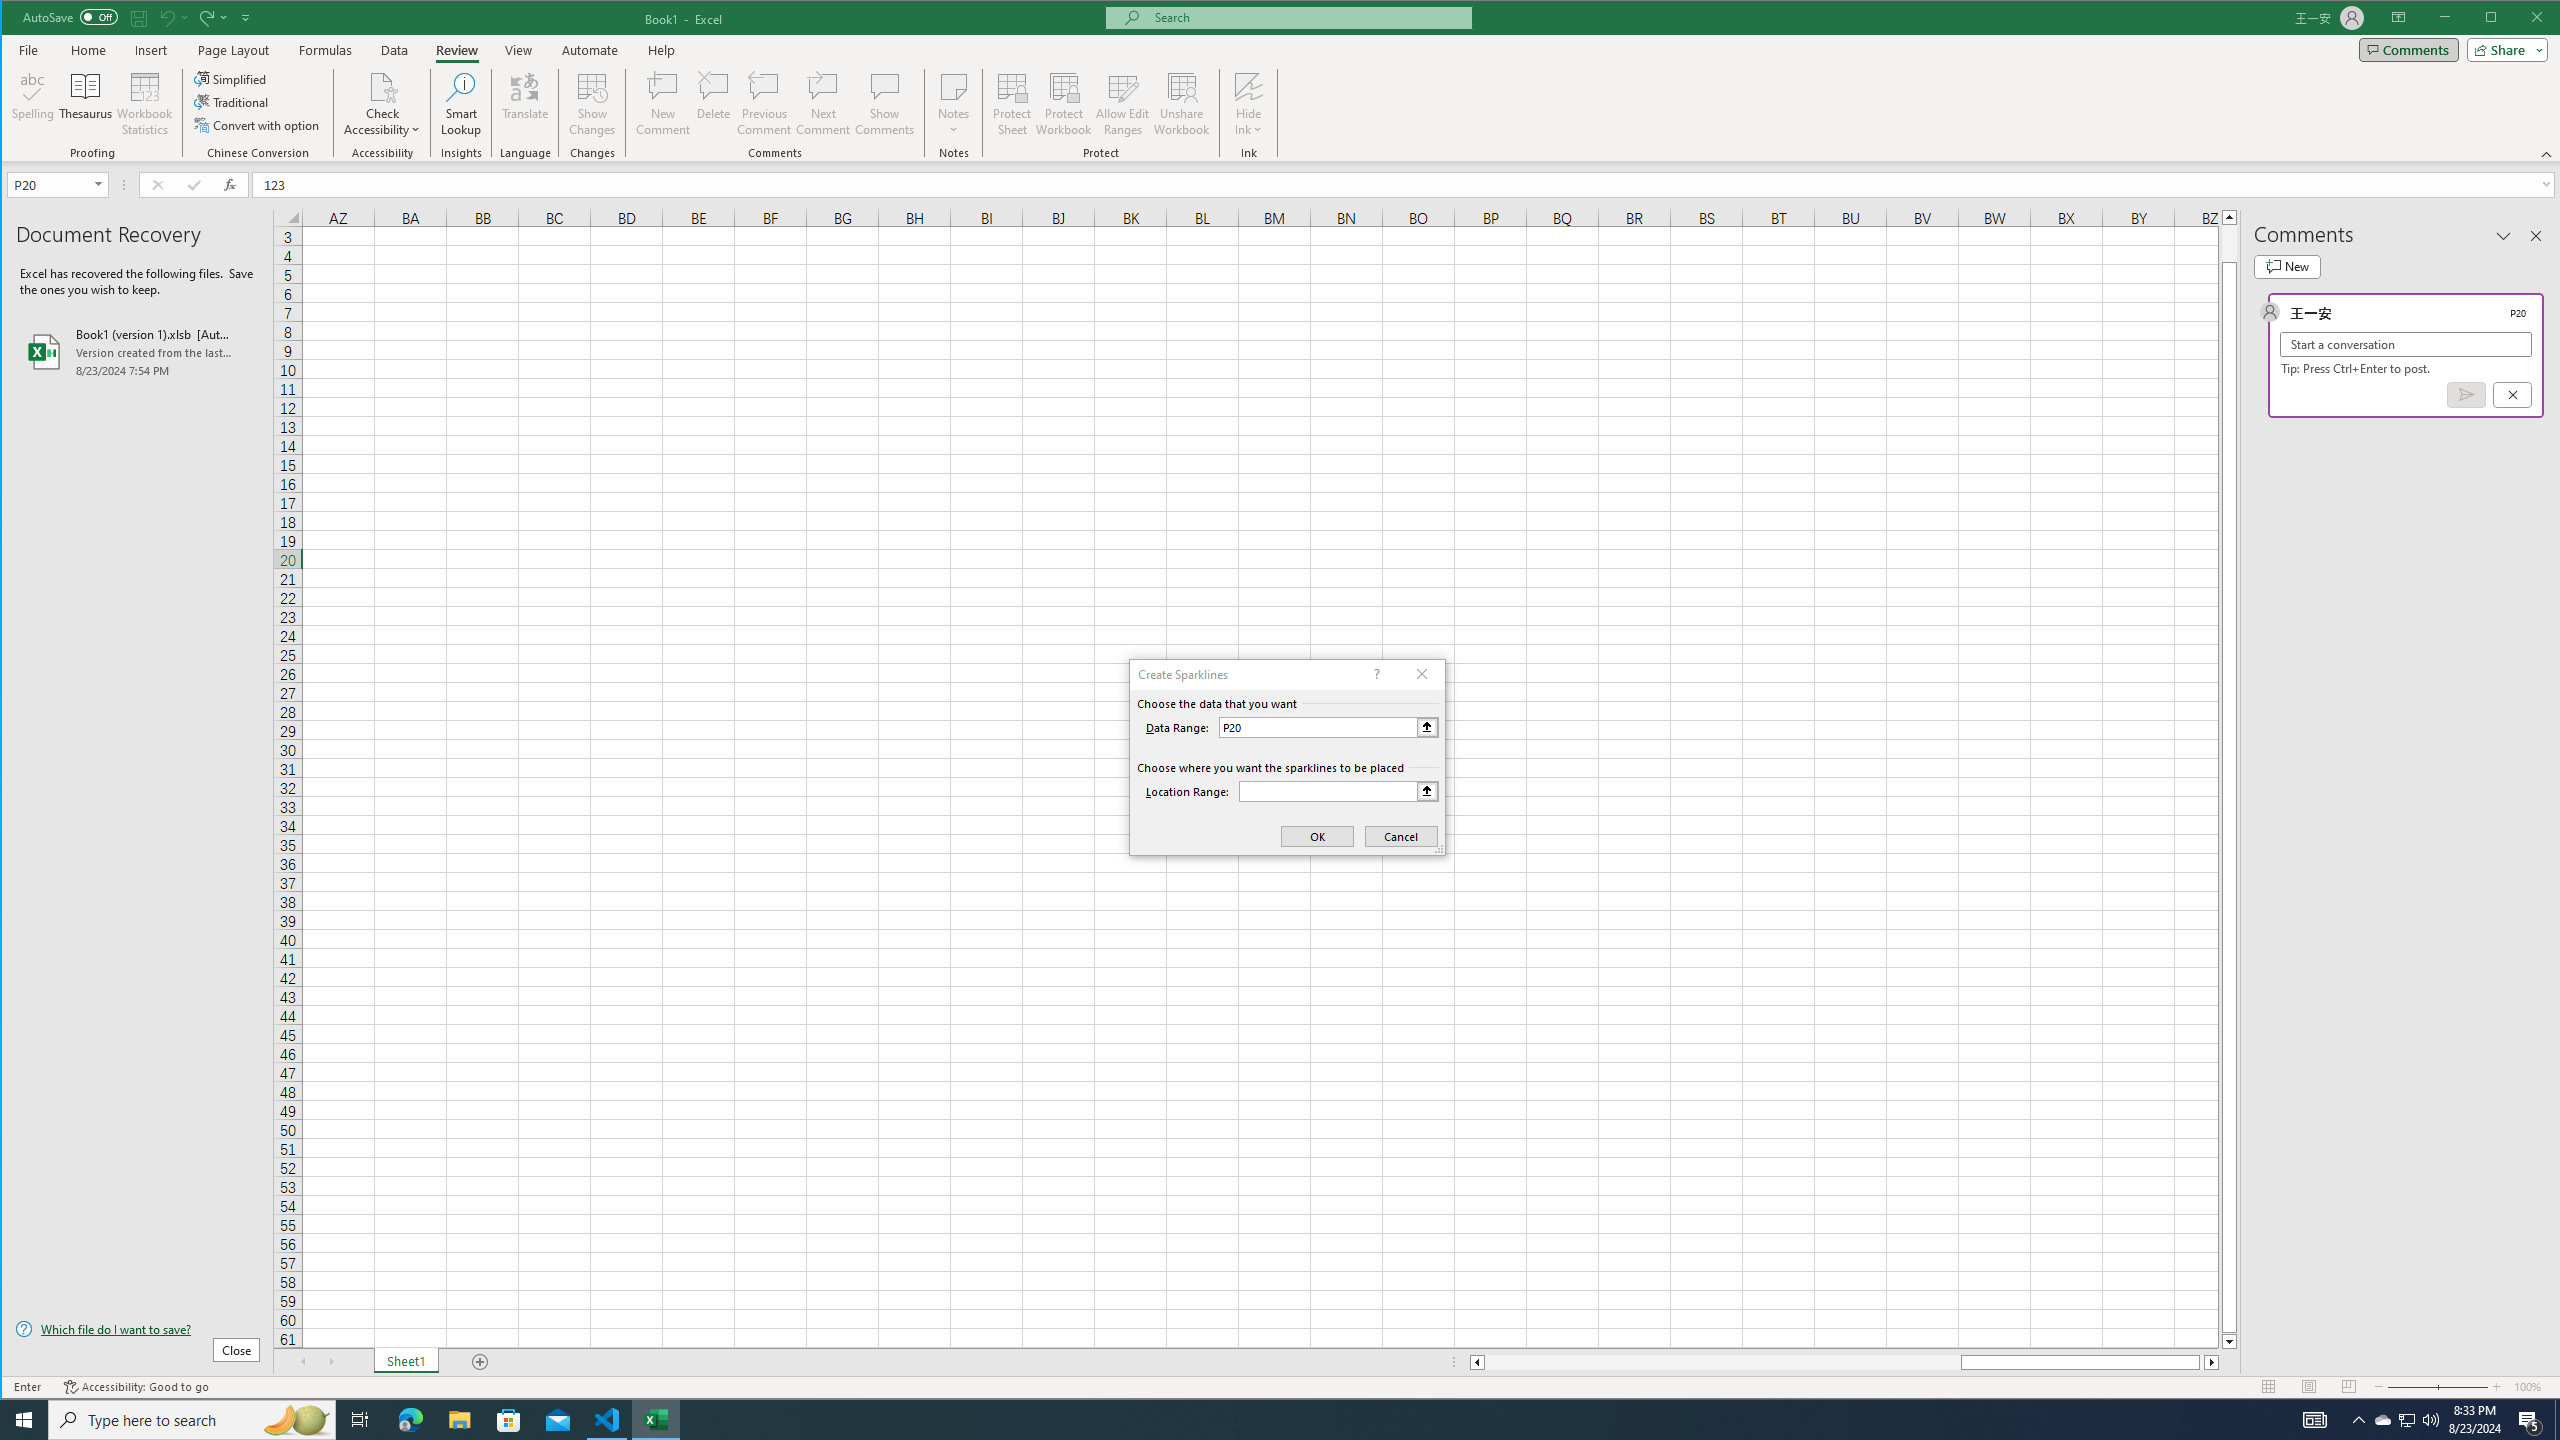 The width and height of the screenshot is (2560, 1440). Describe the element at coordinates (523, 103) in the screenshot. I see `'Translate'` at that location.